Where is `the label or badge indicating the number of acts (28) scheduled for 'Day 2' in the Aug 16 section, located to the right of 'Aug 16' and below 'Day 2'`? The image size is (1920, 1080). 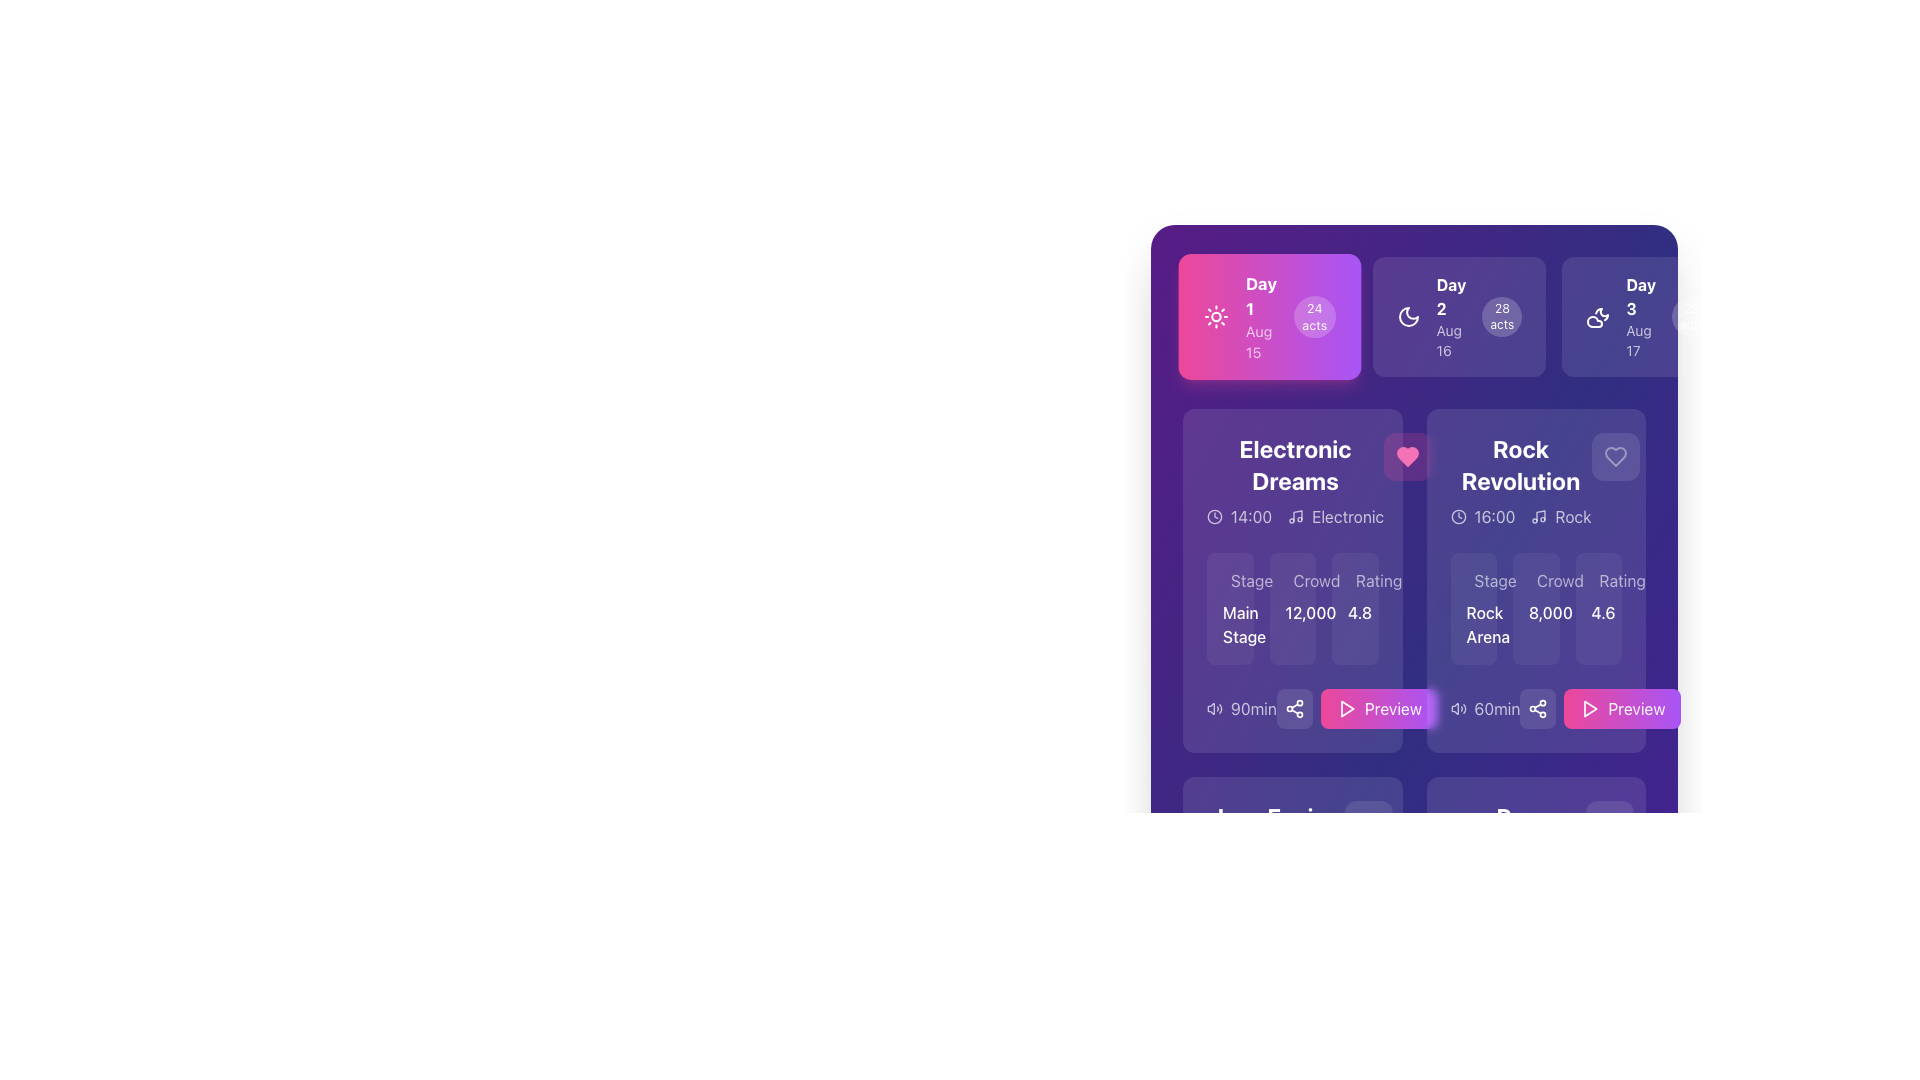 the label or badge indicating the number of acts (28) scheduled for 'Day 2' in the Aug 16 section, located to the right of 'Aug 16' and below 'Day 2' is located at coordinates (1502, 315).